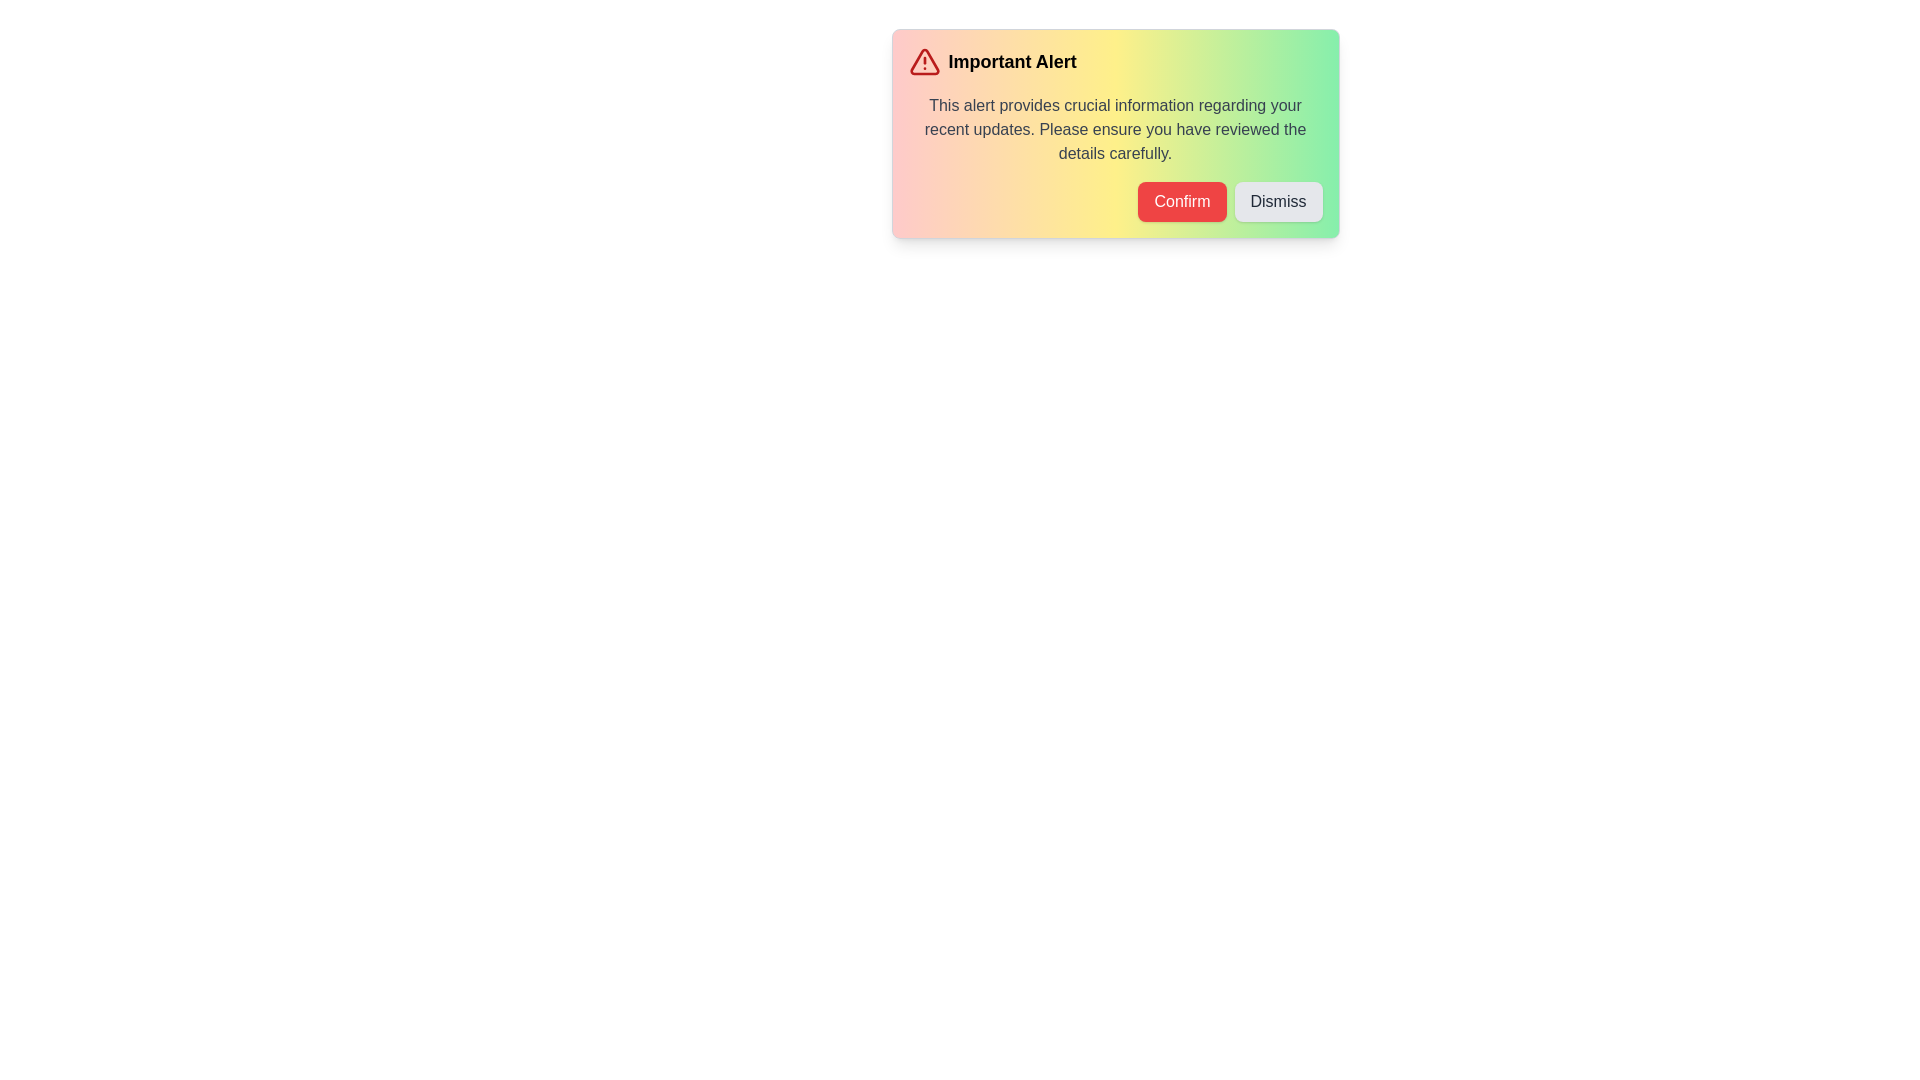  Describe the element at coordinates (1114, 130) in the screenshot. I see `the informational text element that delivers a message to the user, located below the 'Important Alert' title and above the 'Confirm' and 'Dismiss' buttons` at that location.